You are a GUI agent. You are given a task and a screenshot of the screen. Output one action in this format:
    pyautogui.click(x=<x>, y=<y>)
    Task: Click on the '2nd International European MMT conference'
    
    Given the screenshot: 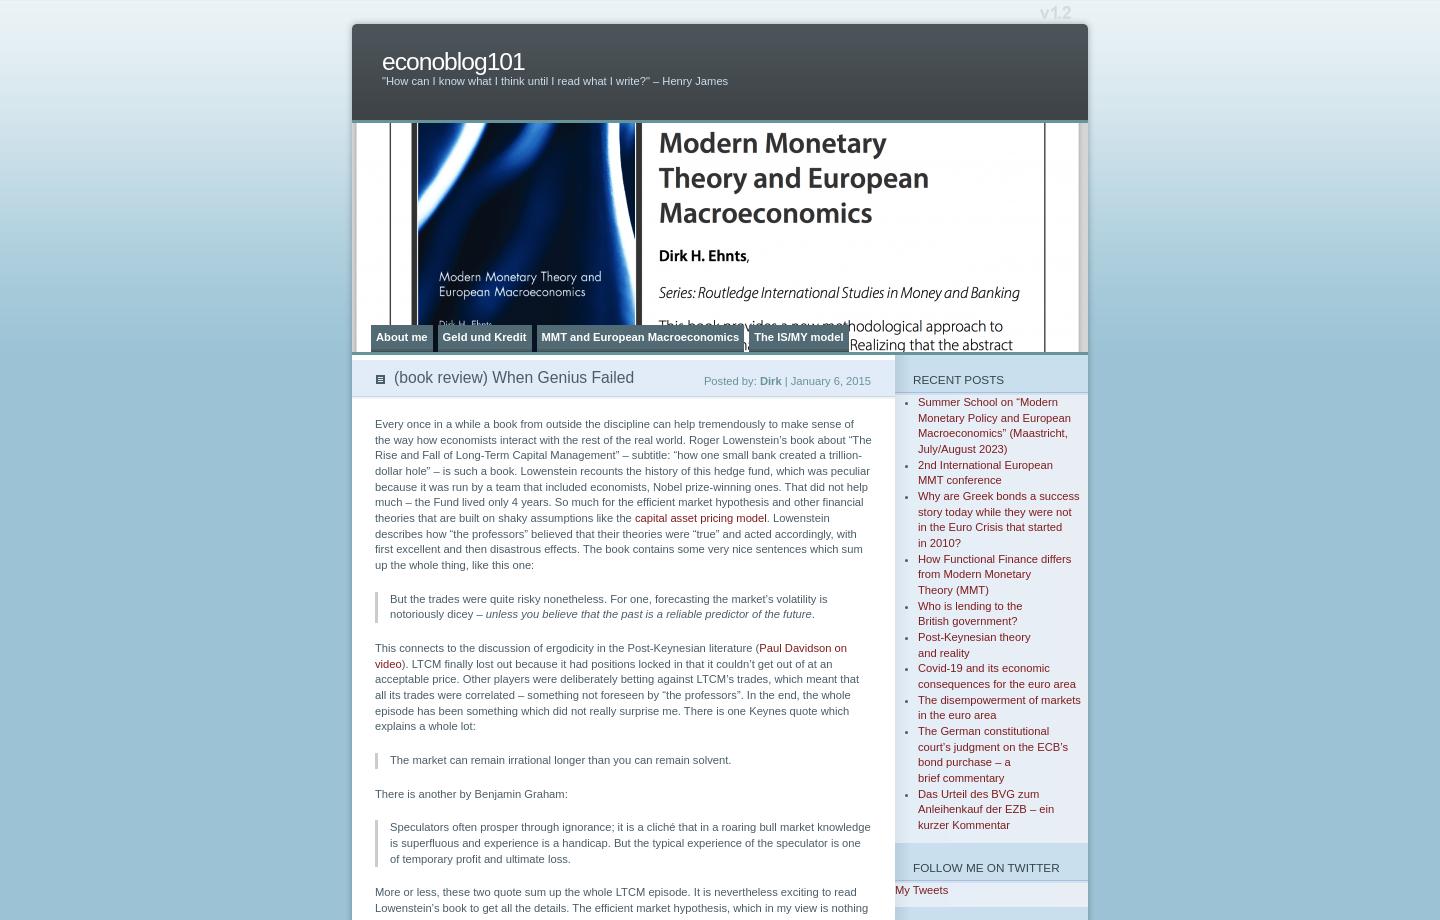 What is the action you would take?
    pyautogui.click(x=983, y=471)
    